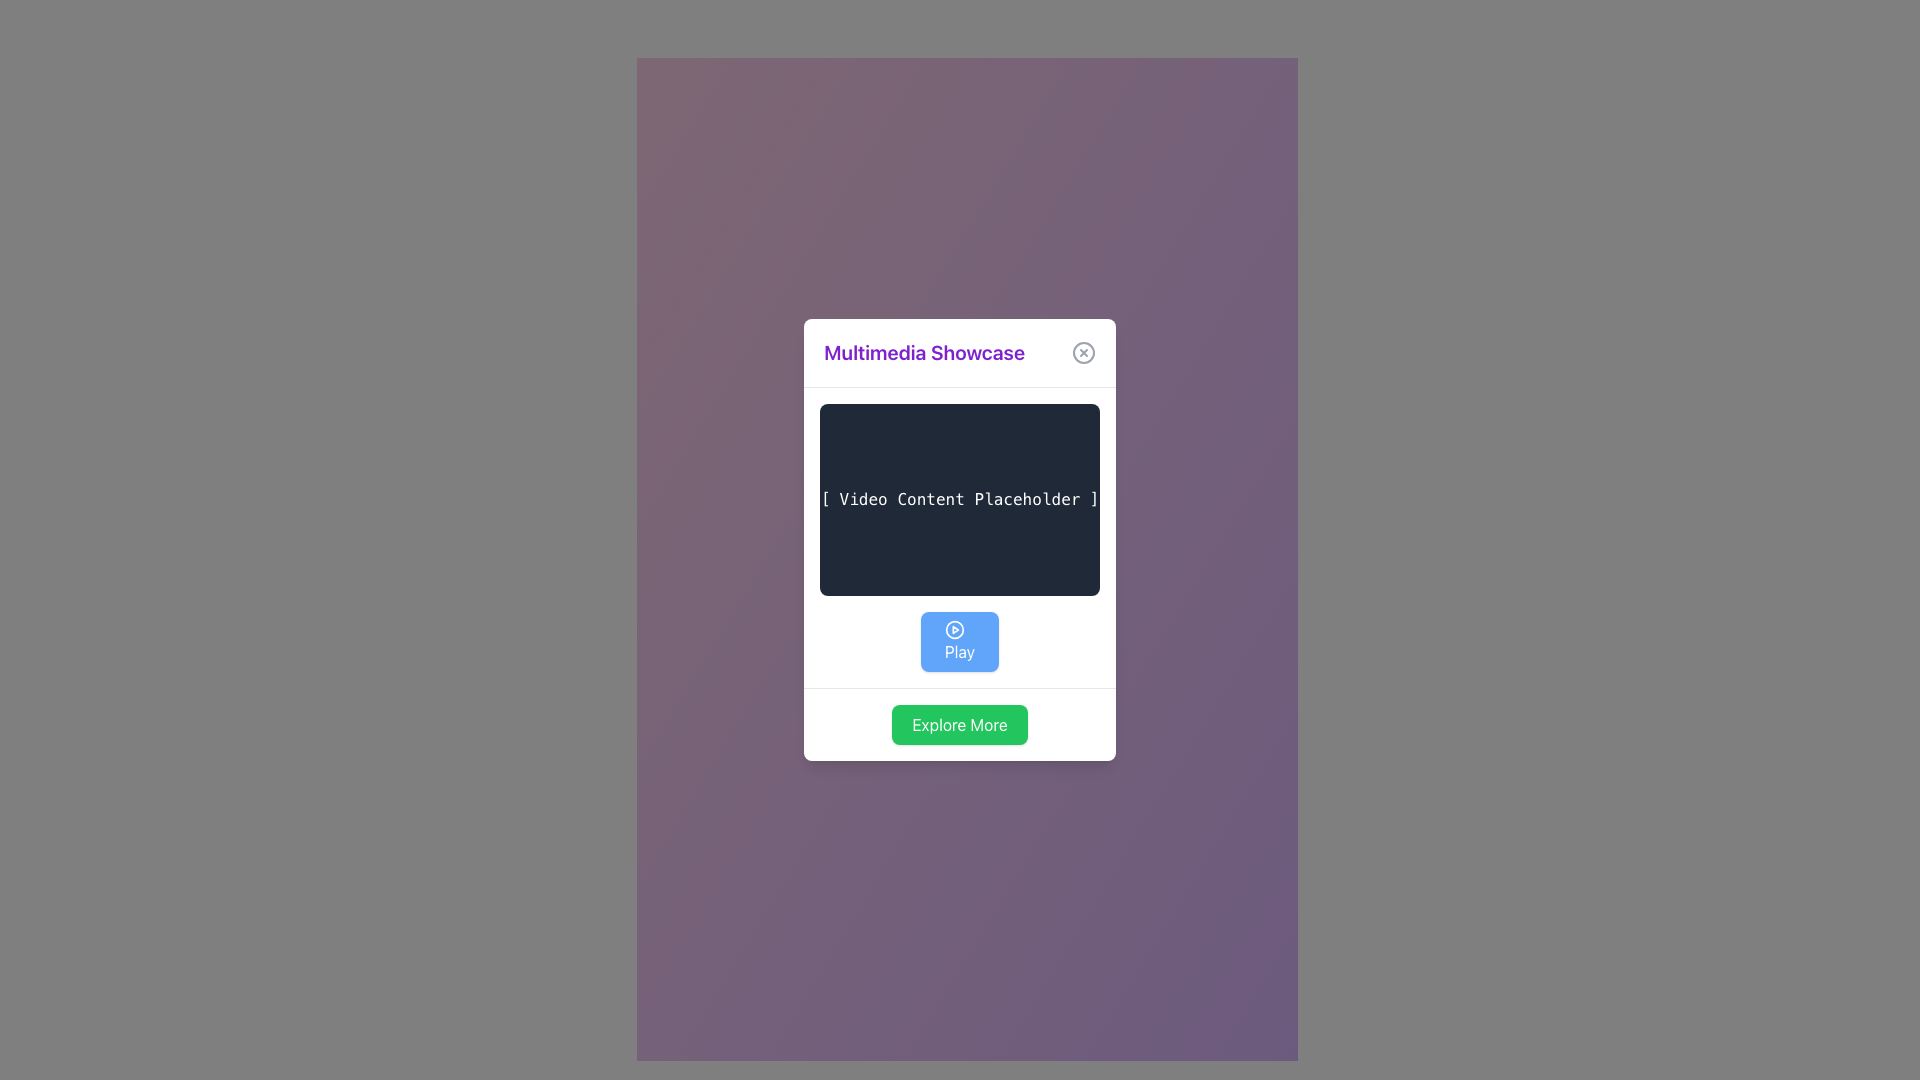 The image size is (1920, 1080). What do you see at coordinates (953, 628) in the screenshot?
I see `the circular element located within the triangular play button icon in the modal interface, positioned just above the 'Explore More' button` at bounding box center [953, 628].